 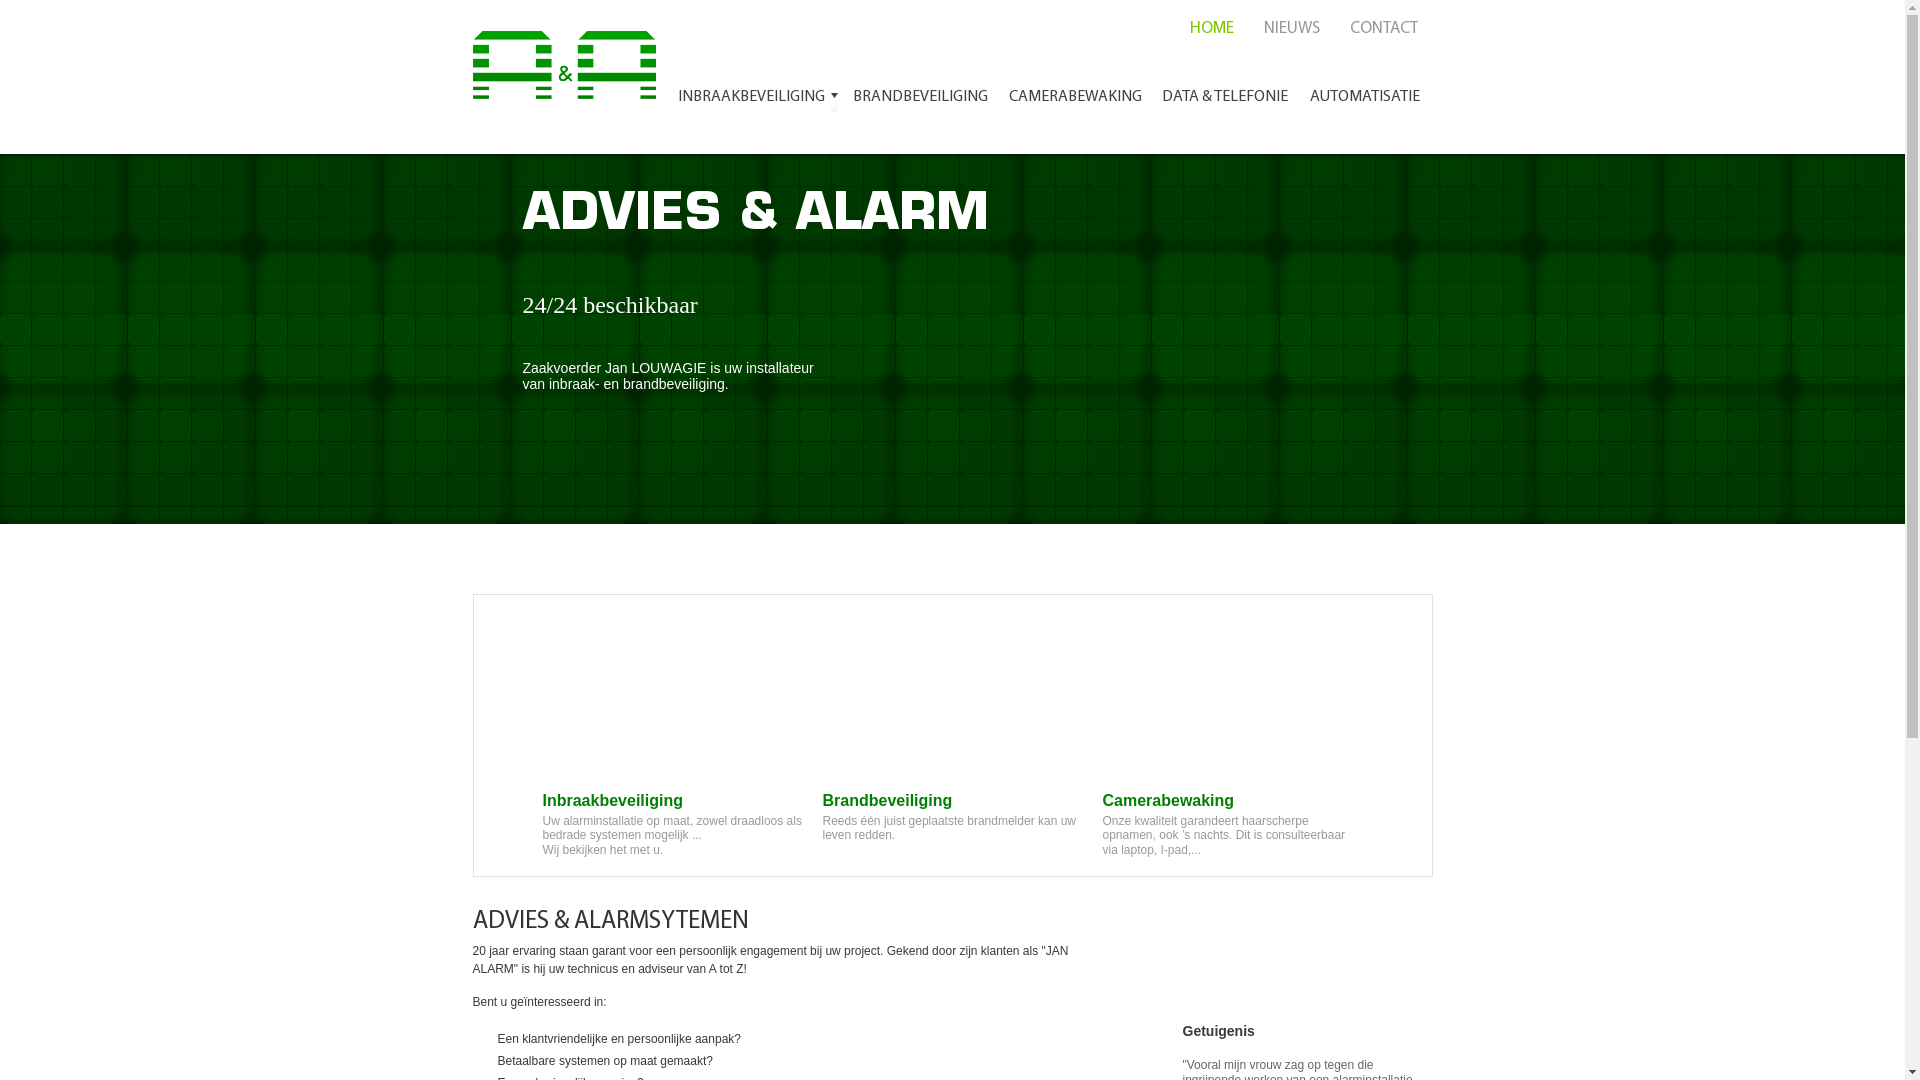 I want to click on 'HOME', so click(x=1209, y=28).